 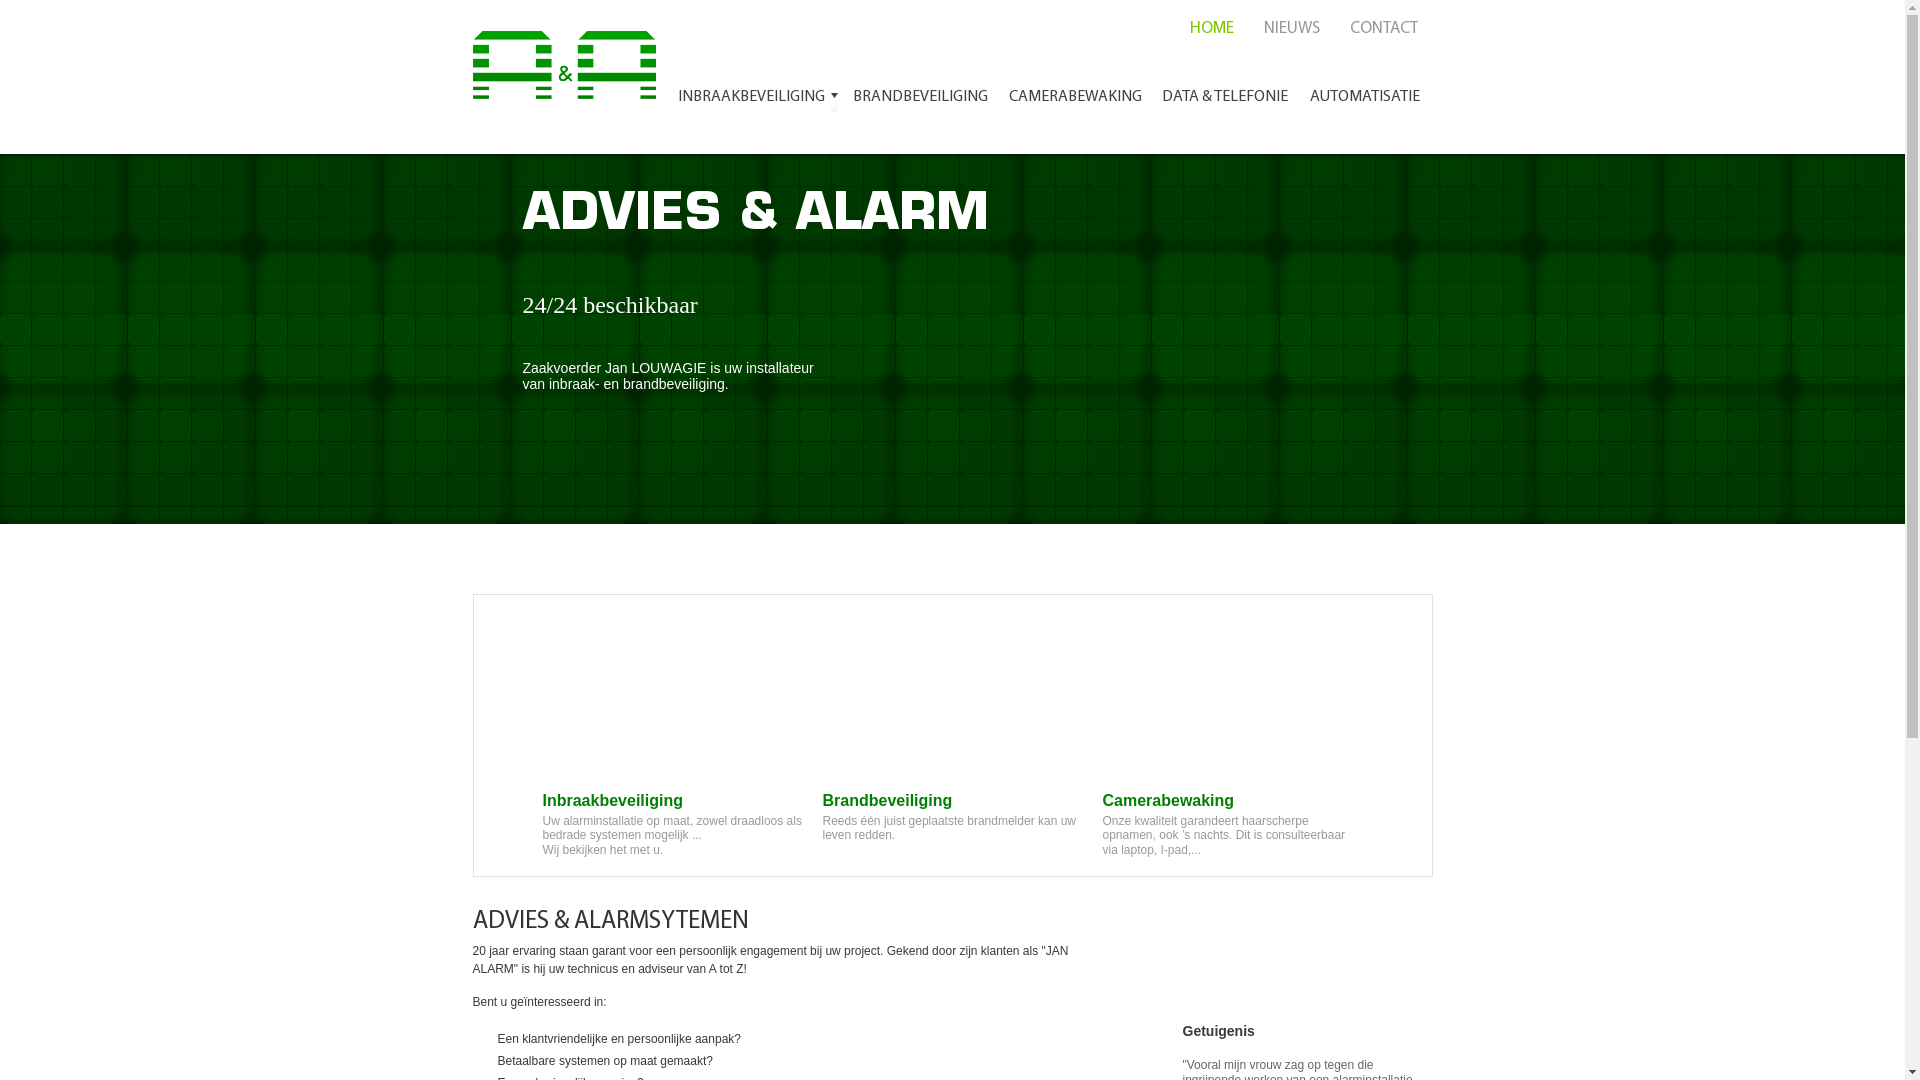 I want to click on 'HOME', so click(x=1209, y=28).